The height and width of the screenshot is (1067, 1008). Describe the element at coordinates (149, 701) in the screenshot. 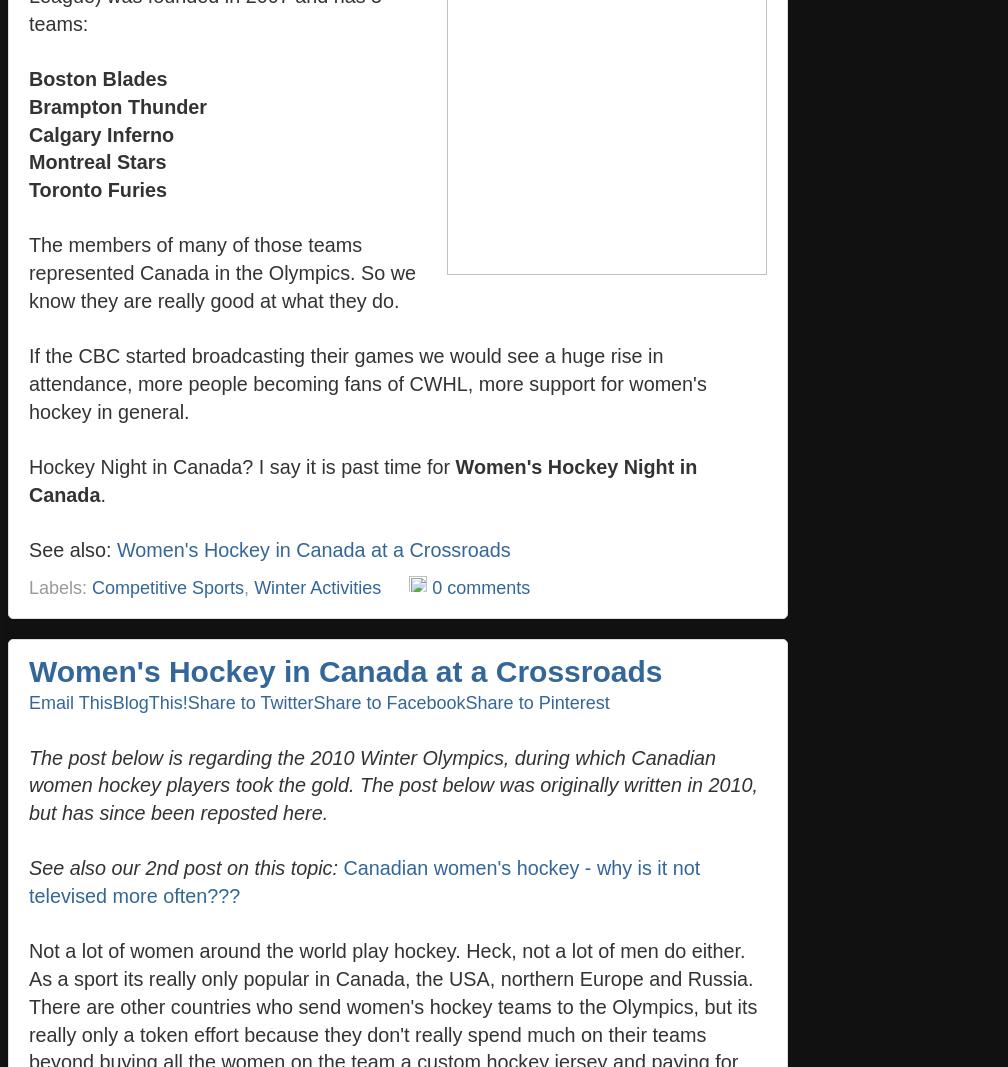

I see `'BlogThis!'` at that location.